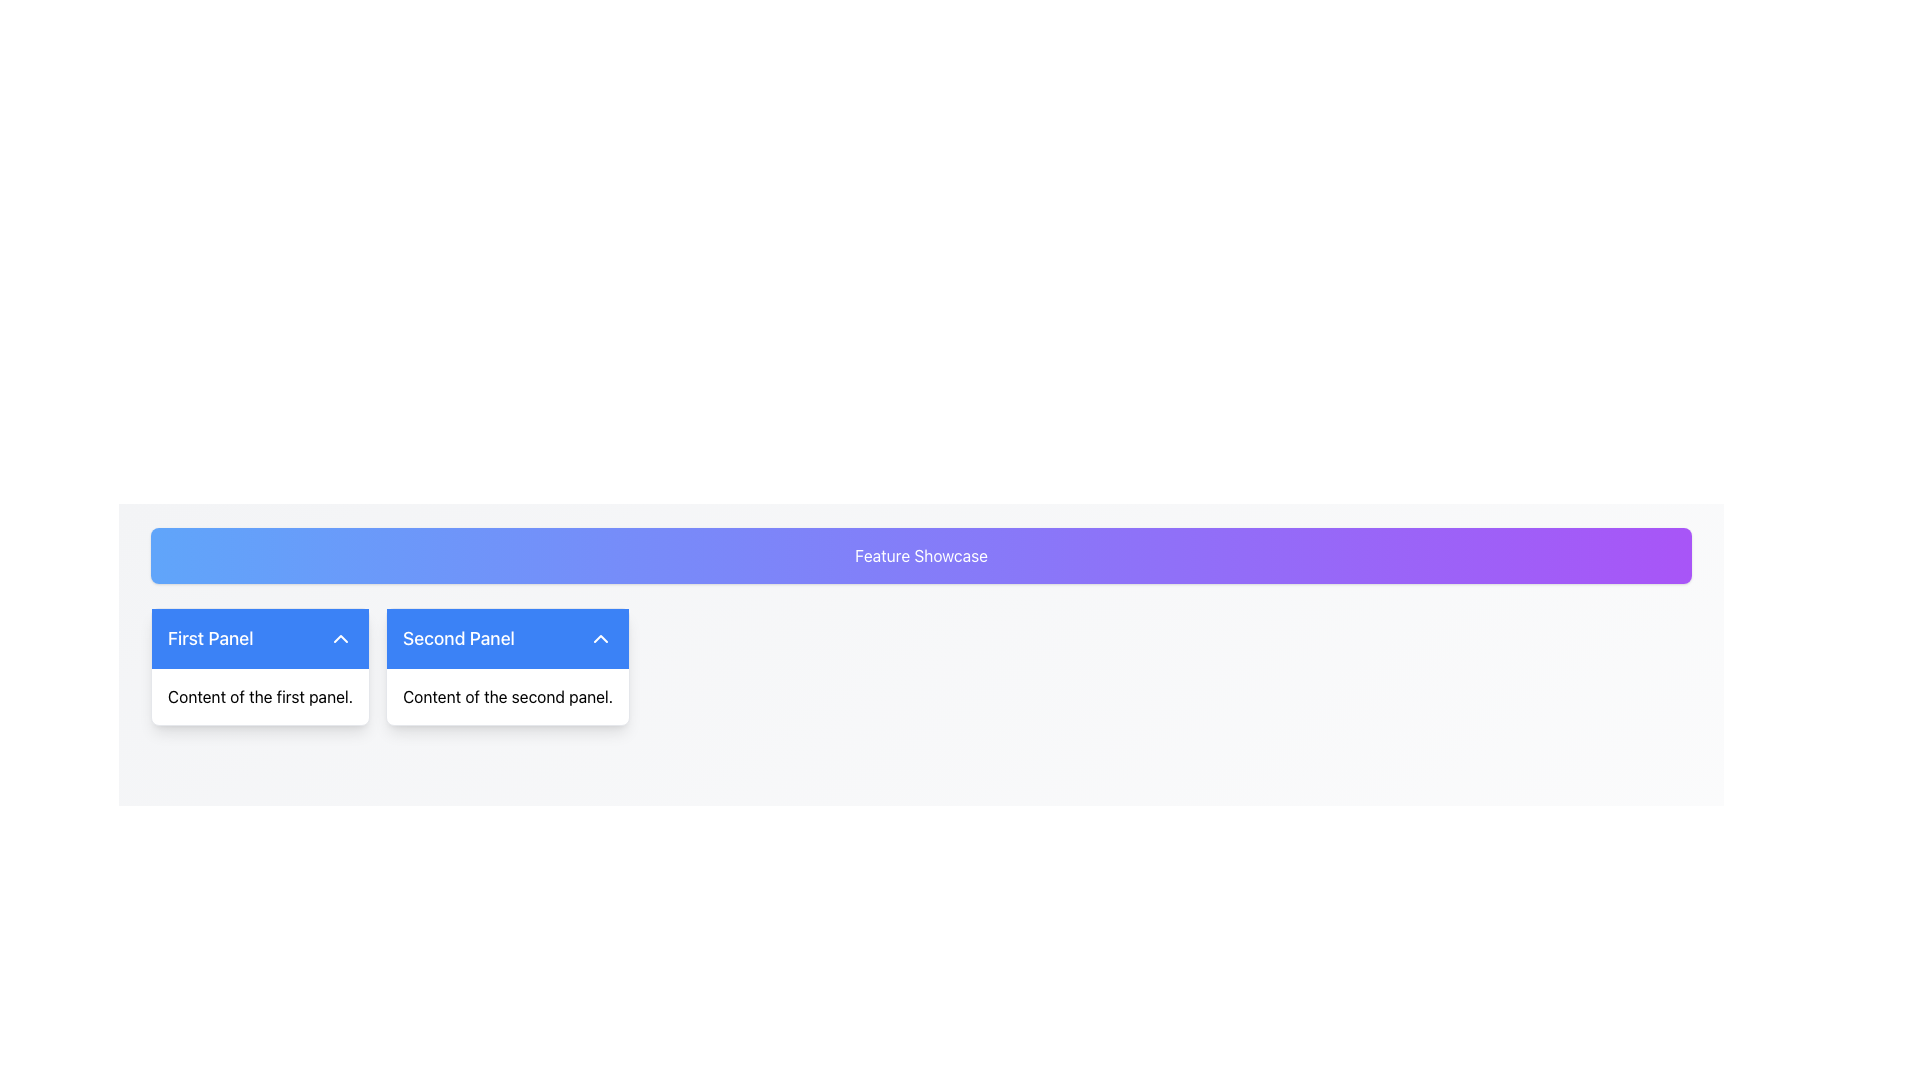 The image size is (1920, 1080). I want to click on static text content displaying 'Content of the second panel.' located beneath the 'Second Panel' header in the dropdown panel interface, so click(508, 696).